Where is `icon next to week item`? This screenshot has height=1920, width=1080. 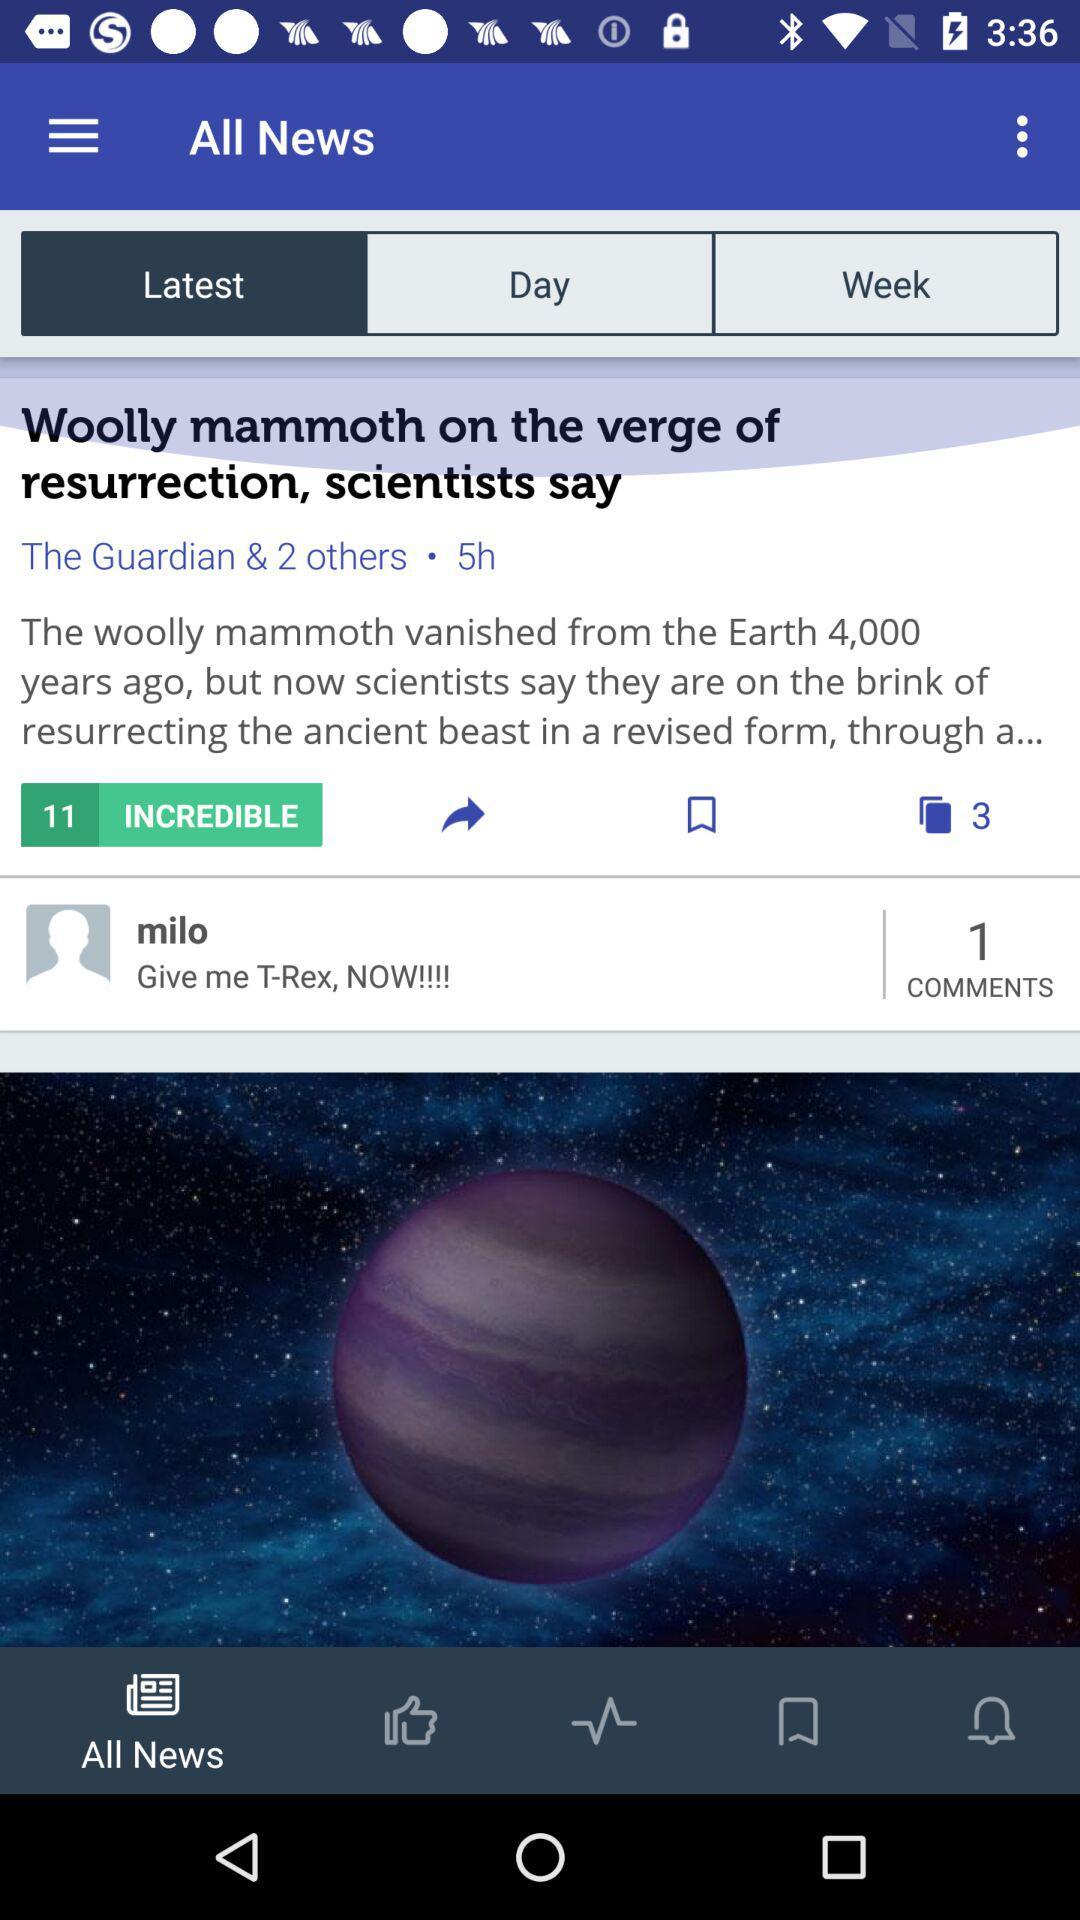
icon next to week item is located at coordinates (538, 282).